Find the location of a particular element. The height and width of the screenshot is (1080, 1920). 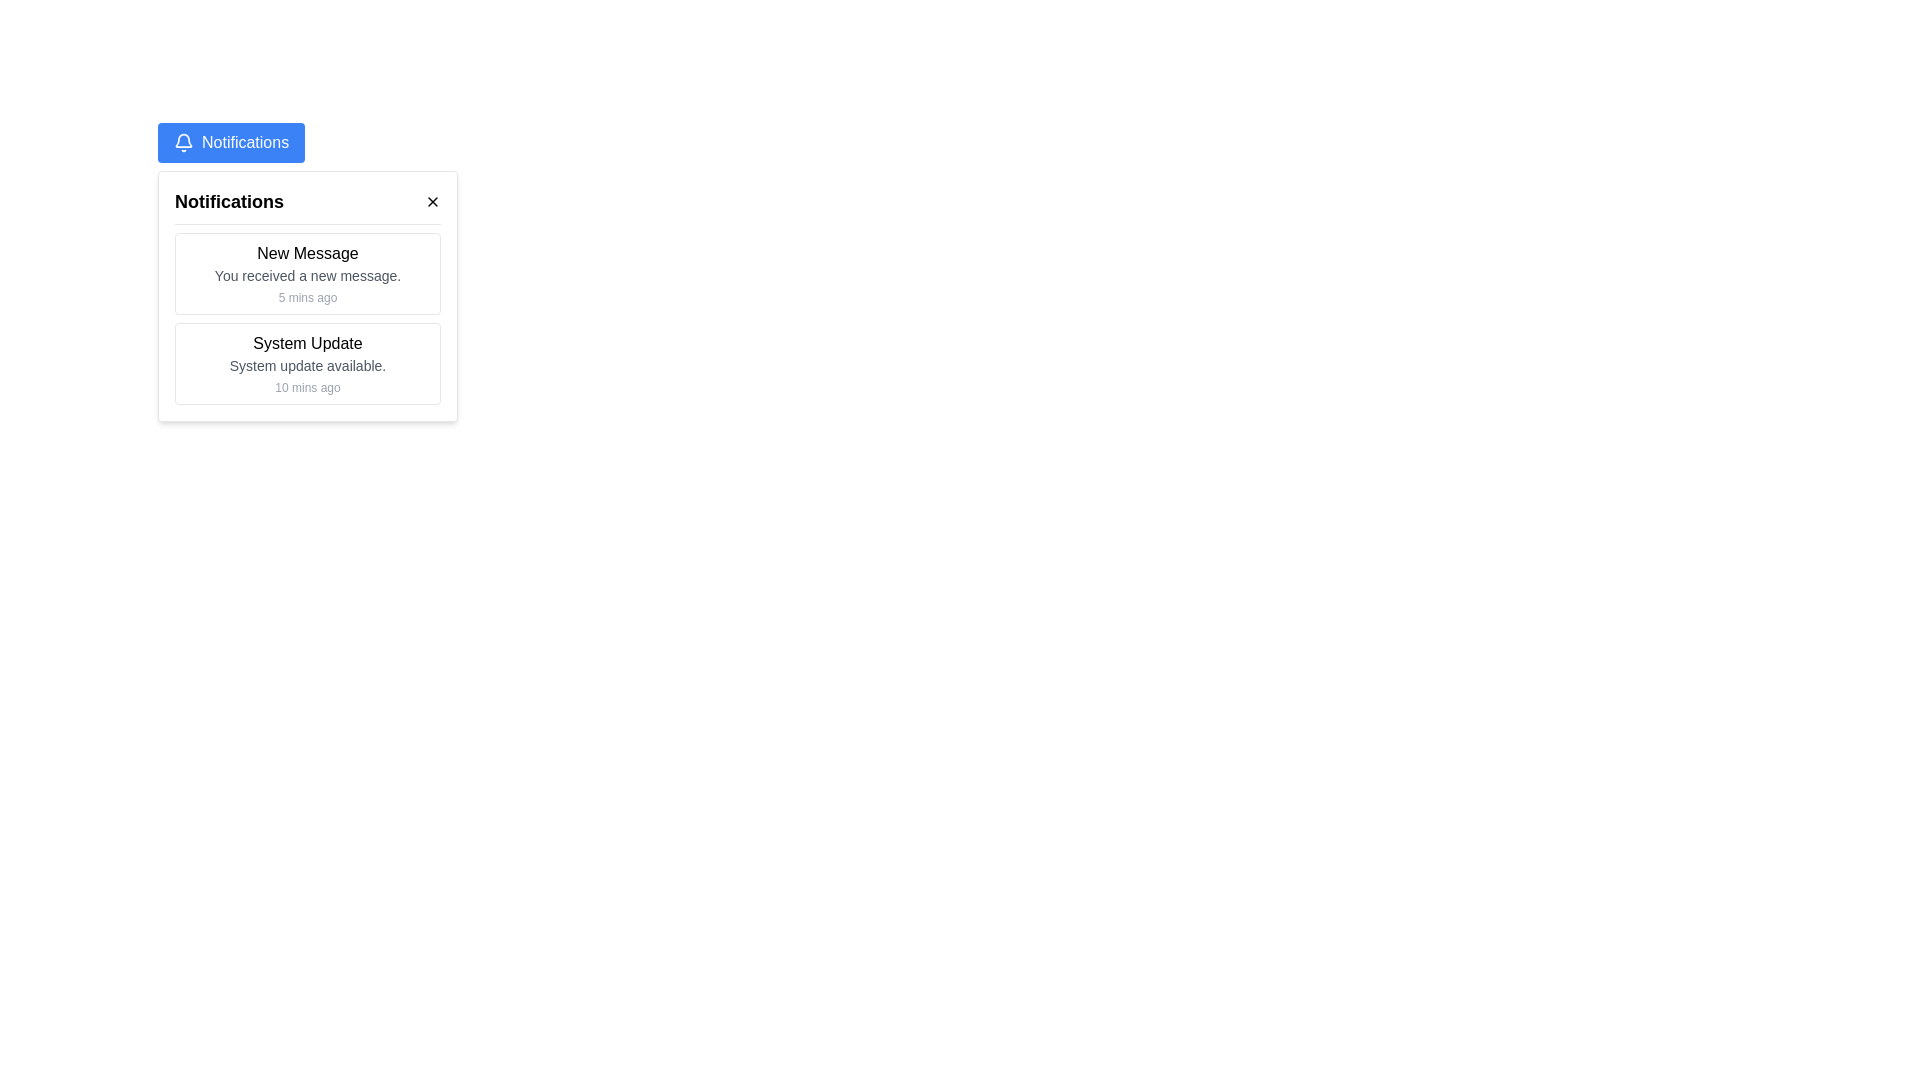

the trigger button that toggles the visibility of the notifications dropdown is located at coordinates (231, 141).